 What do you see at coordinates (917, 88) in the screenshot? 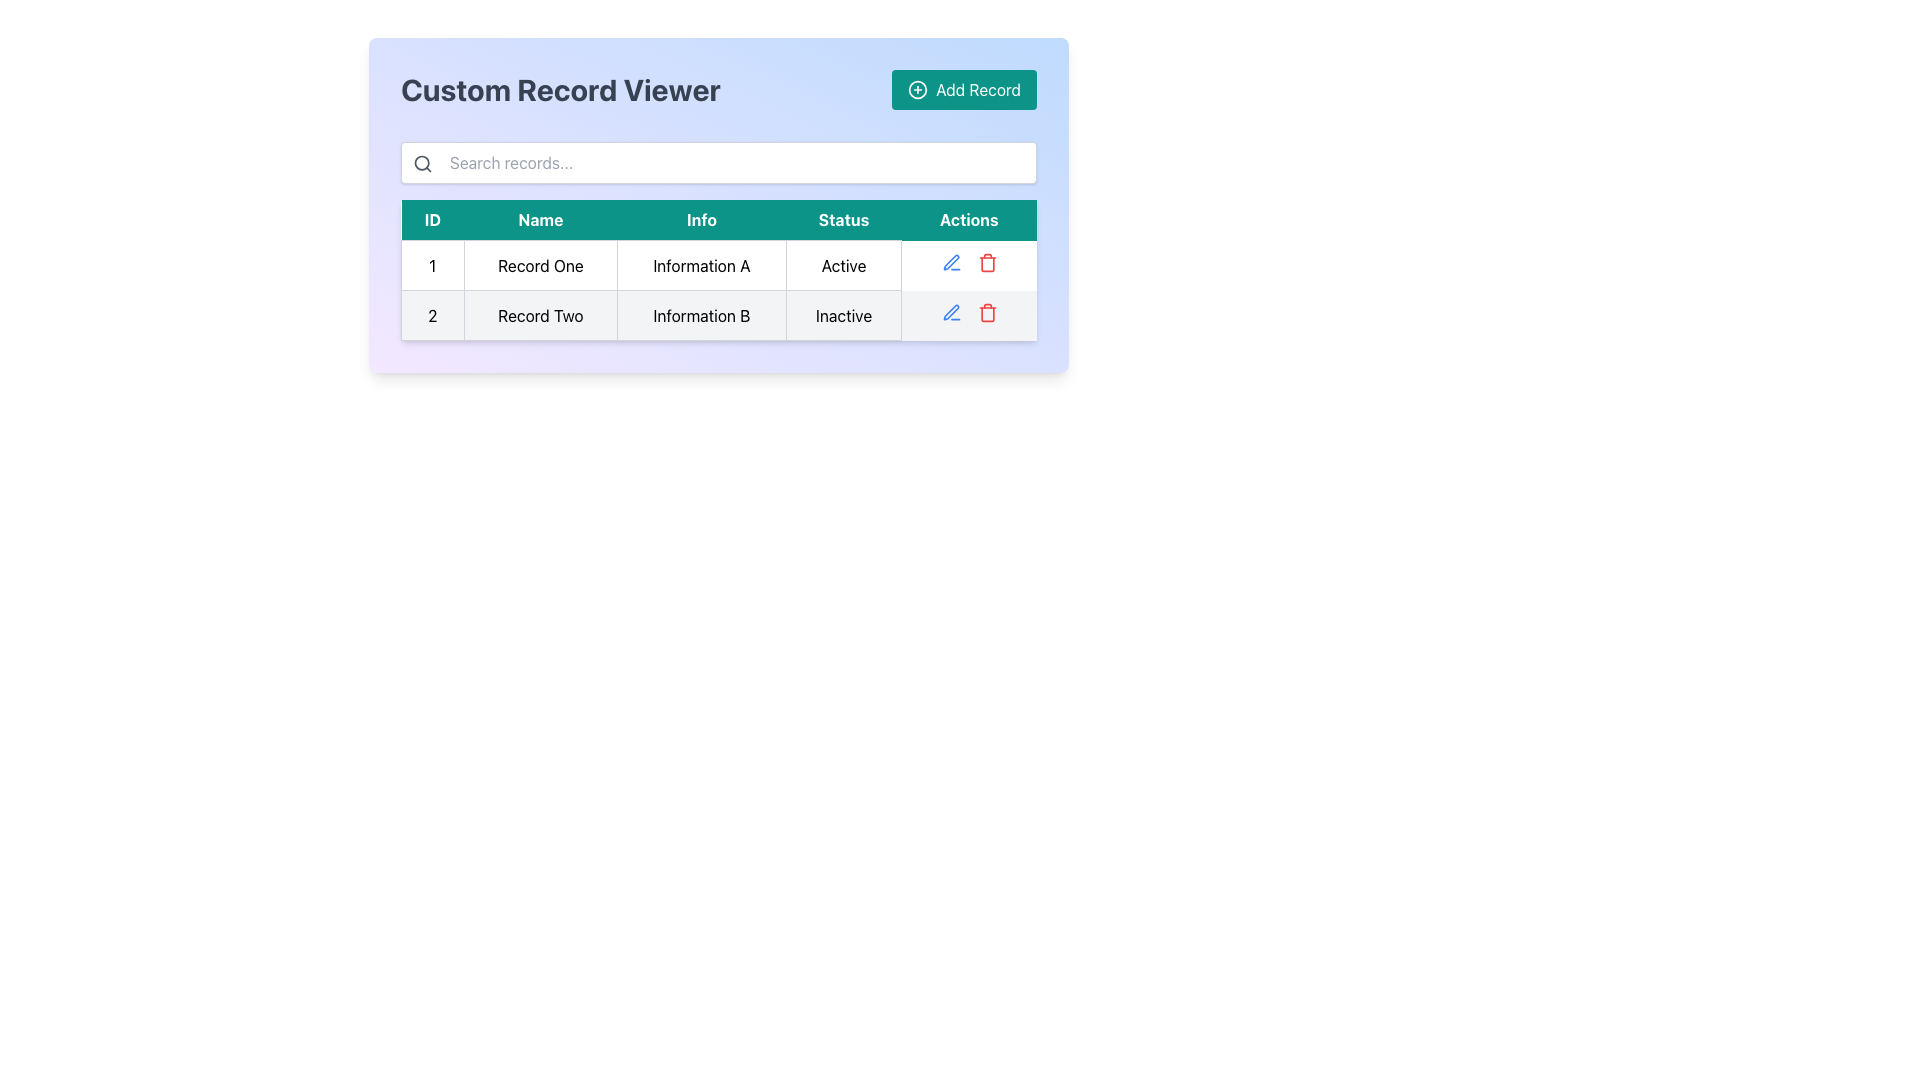
I see `the graphical representation of the plus icon inside the 'Add Record' button, which is a circular graphic with a plus sign and is styled with a minimalistic design, located near the top-right corner of the interface` at bounding box center [917, 88].